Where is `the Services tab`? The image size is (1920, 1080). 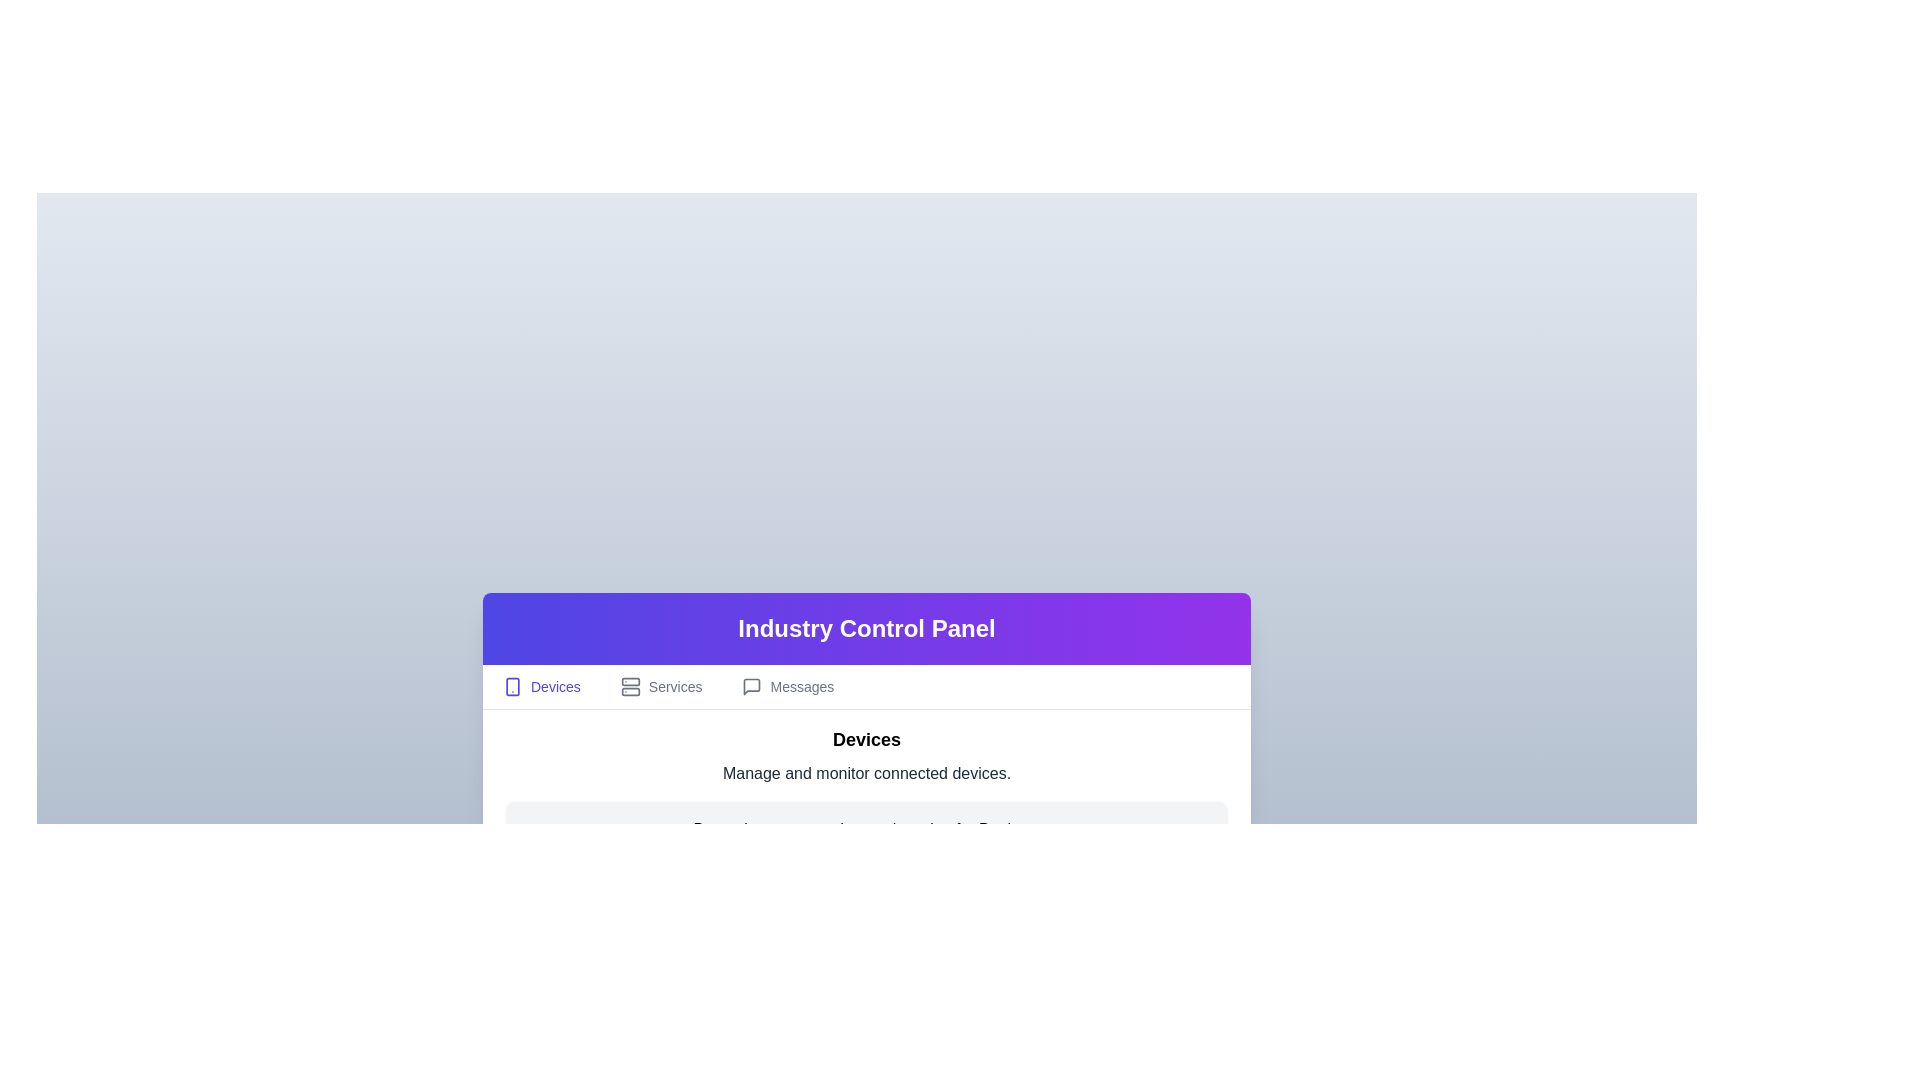
the Services tab is located at coordinates (661, 685).